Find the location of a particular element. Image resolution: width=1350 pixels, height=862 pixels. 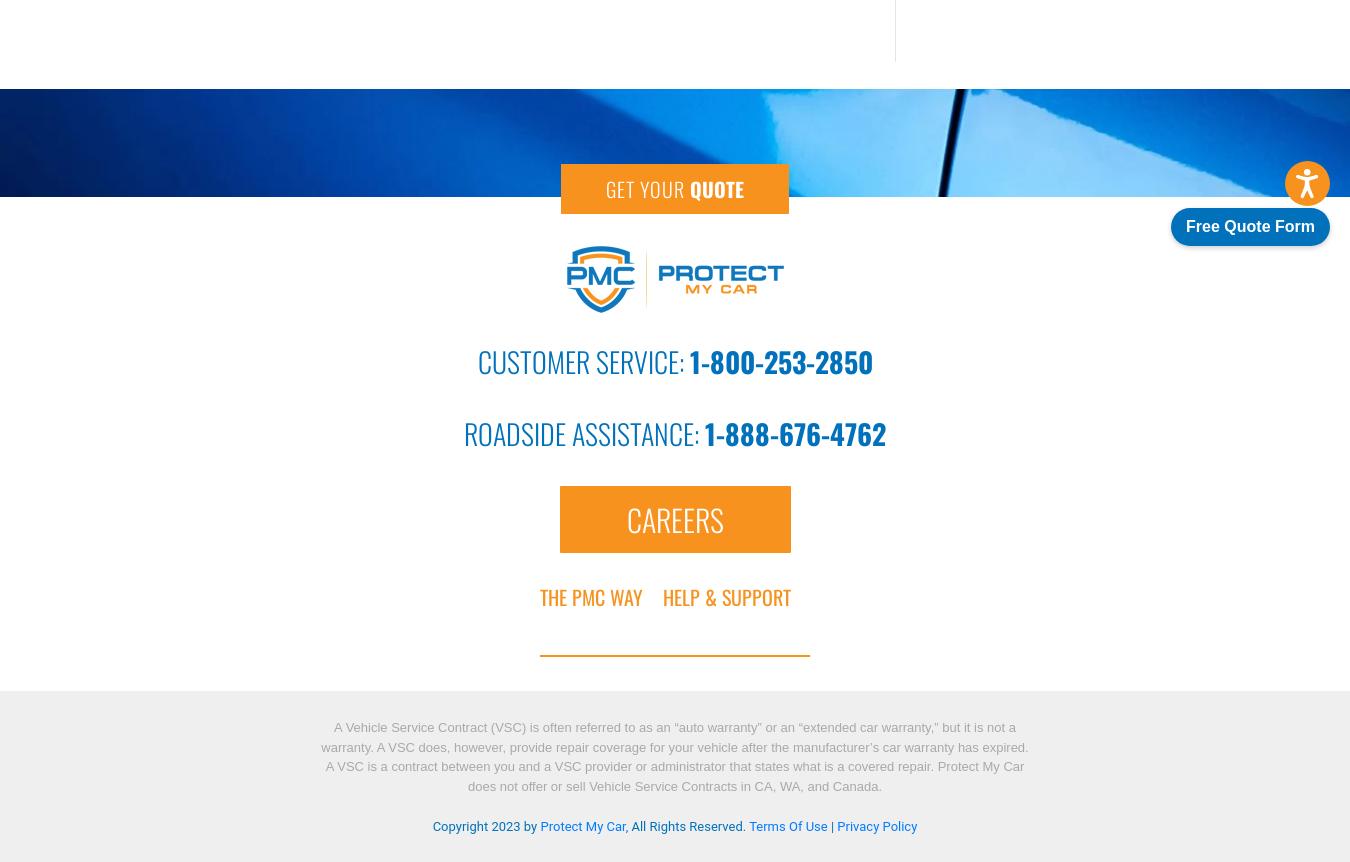

'ROADSIDE ASSISTANCE:' is located at coordinates (584, 432).